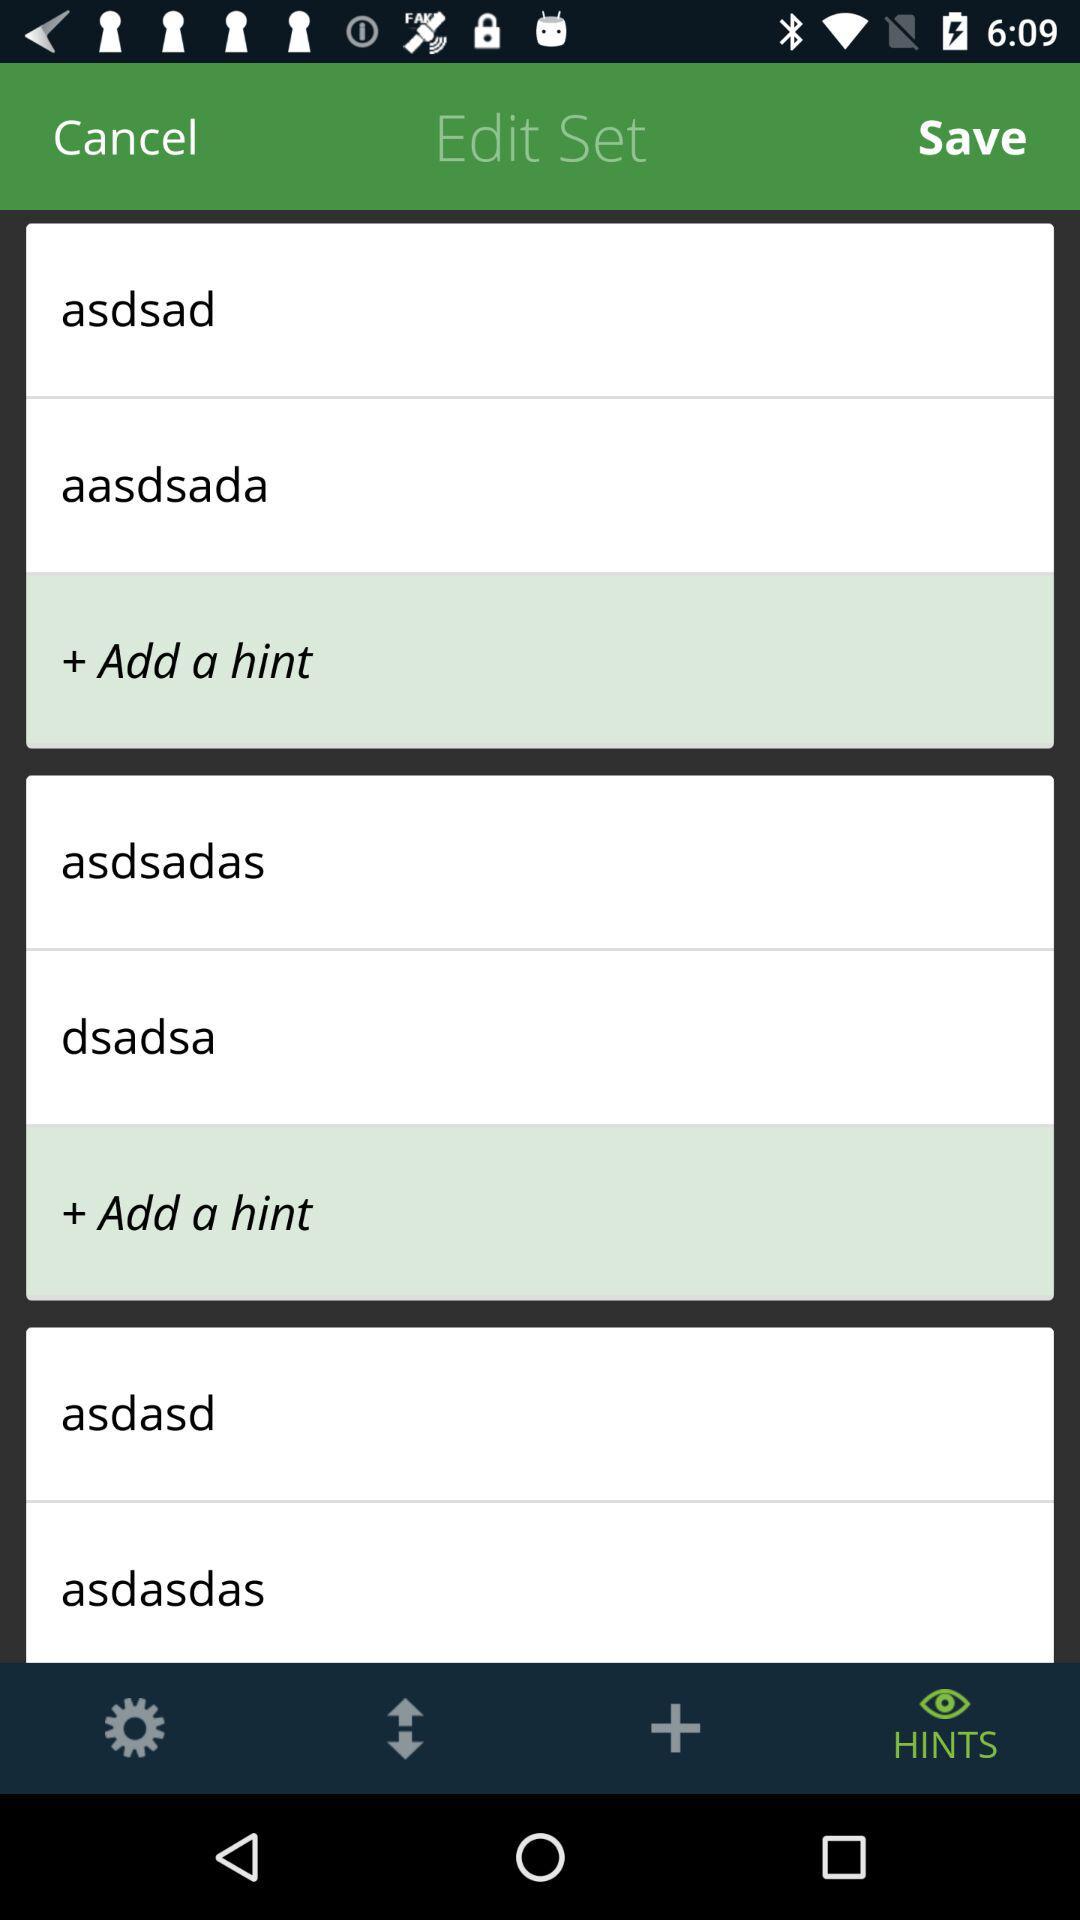 This screenshot has height=1920, width=1080. Describe the element at coordinates (540, 948) in the screenshot. I see `icon above the dsadsa icon` at that location.